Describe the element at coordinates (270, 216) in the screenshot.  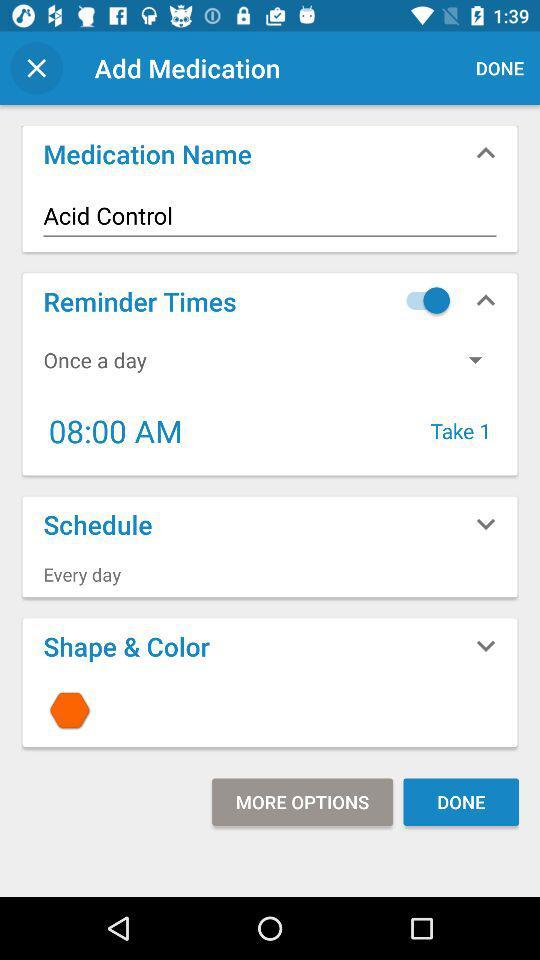
I see `acid control item` at that location.